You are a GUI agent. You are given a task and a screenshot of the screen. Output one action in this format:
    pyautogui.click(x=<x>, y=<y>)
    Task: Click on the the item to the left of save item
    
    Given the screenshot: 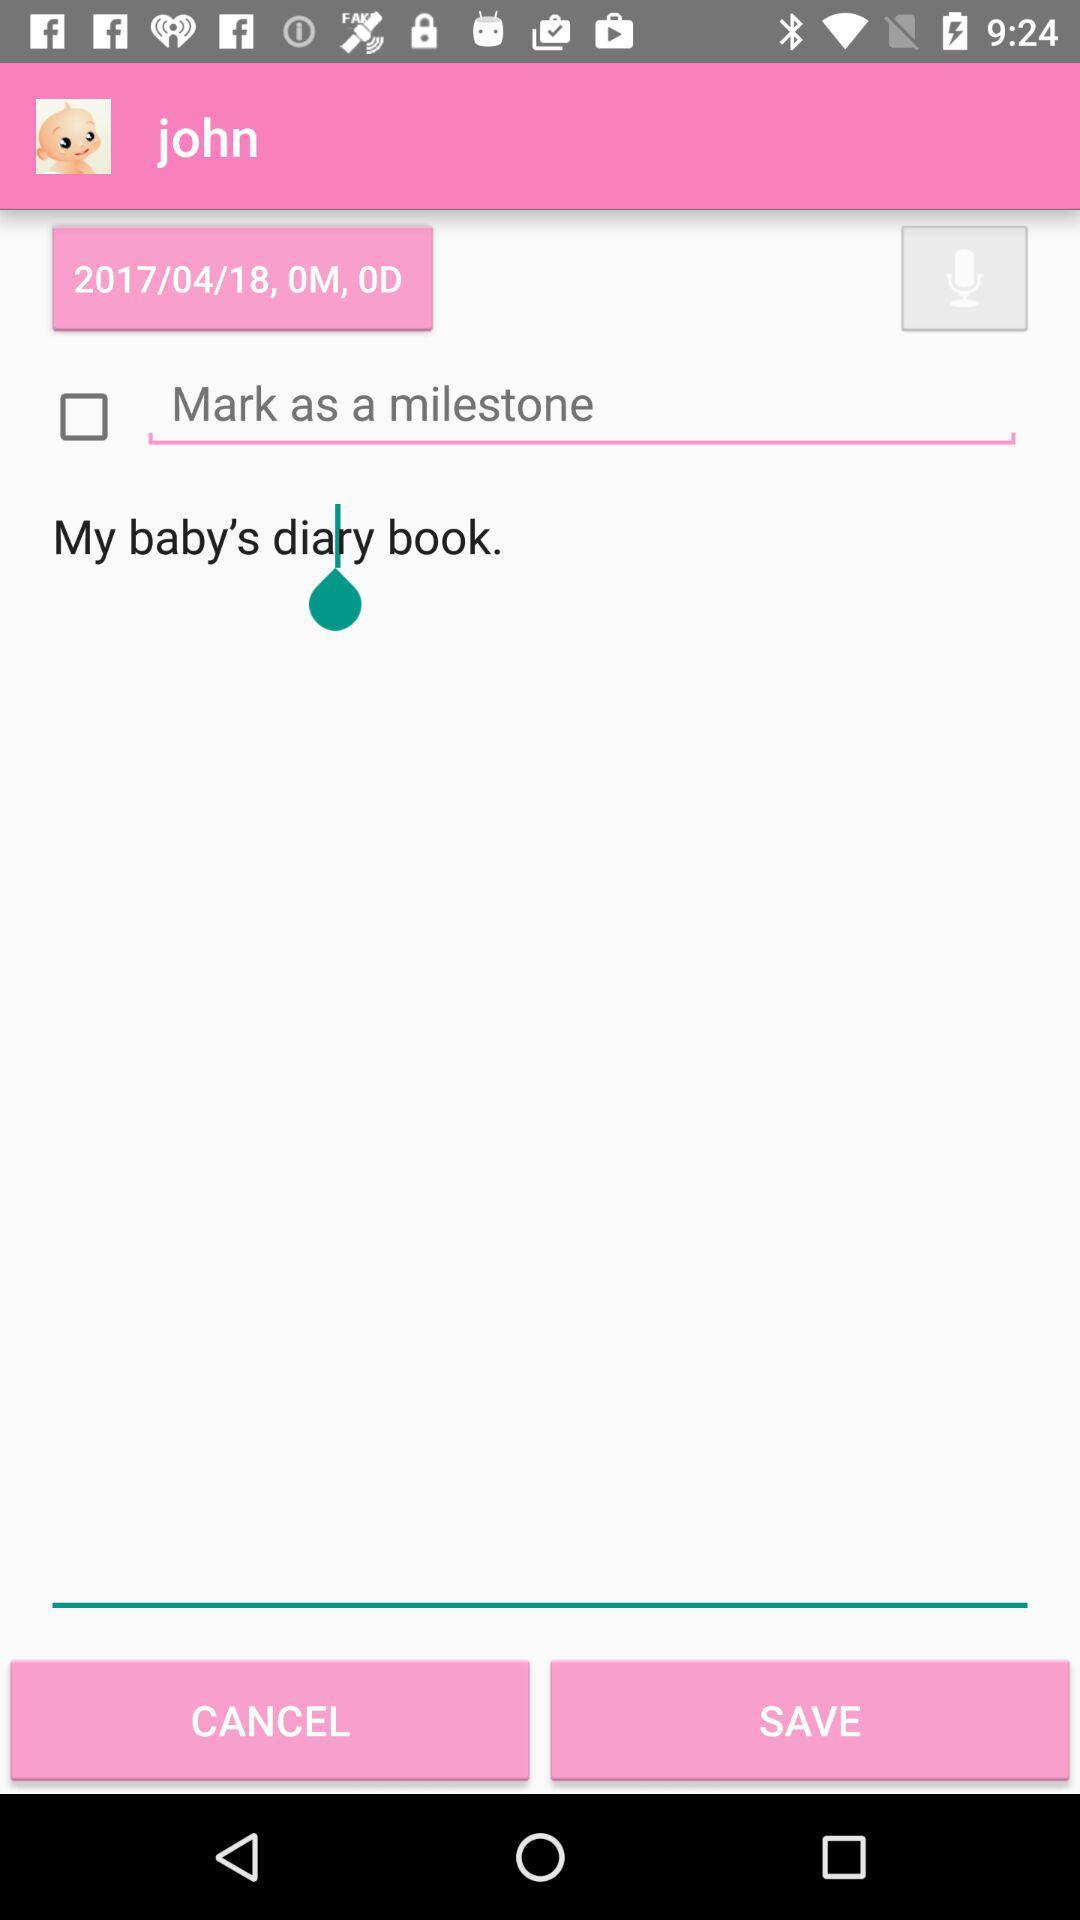 What is the action you would take?
    pyautogui.click(x=270, y=1719)
    